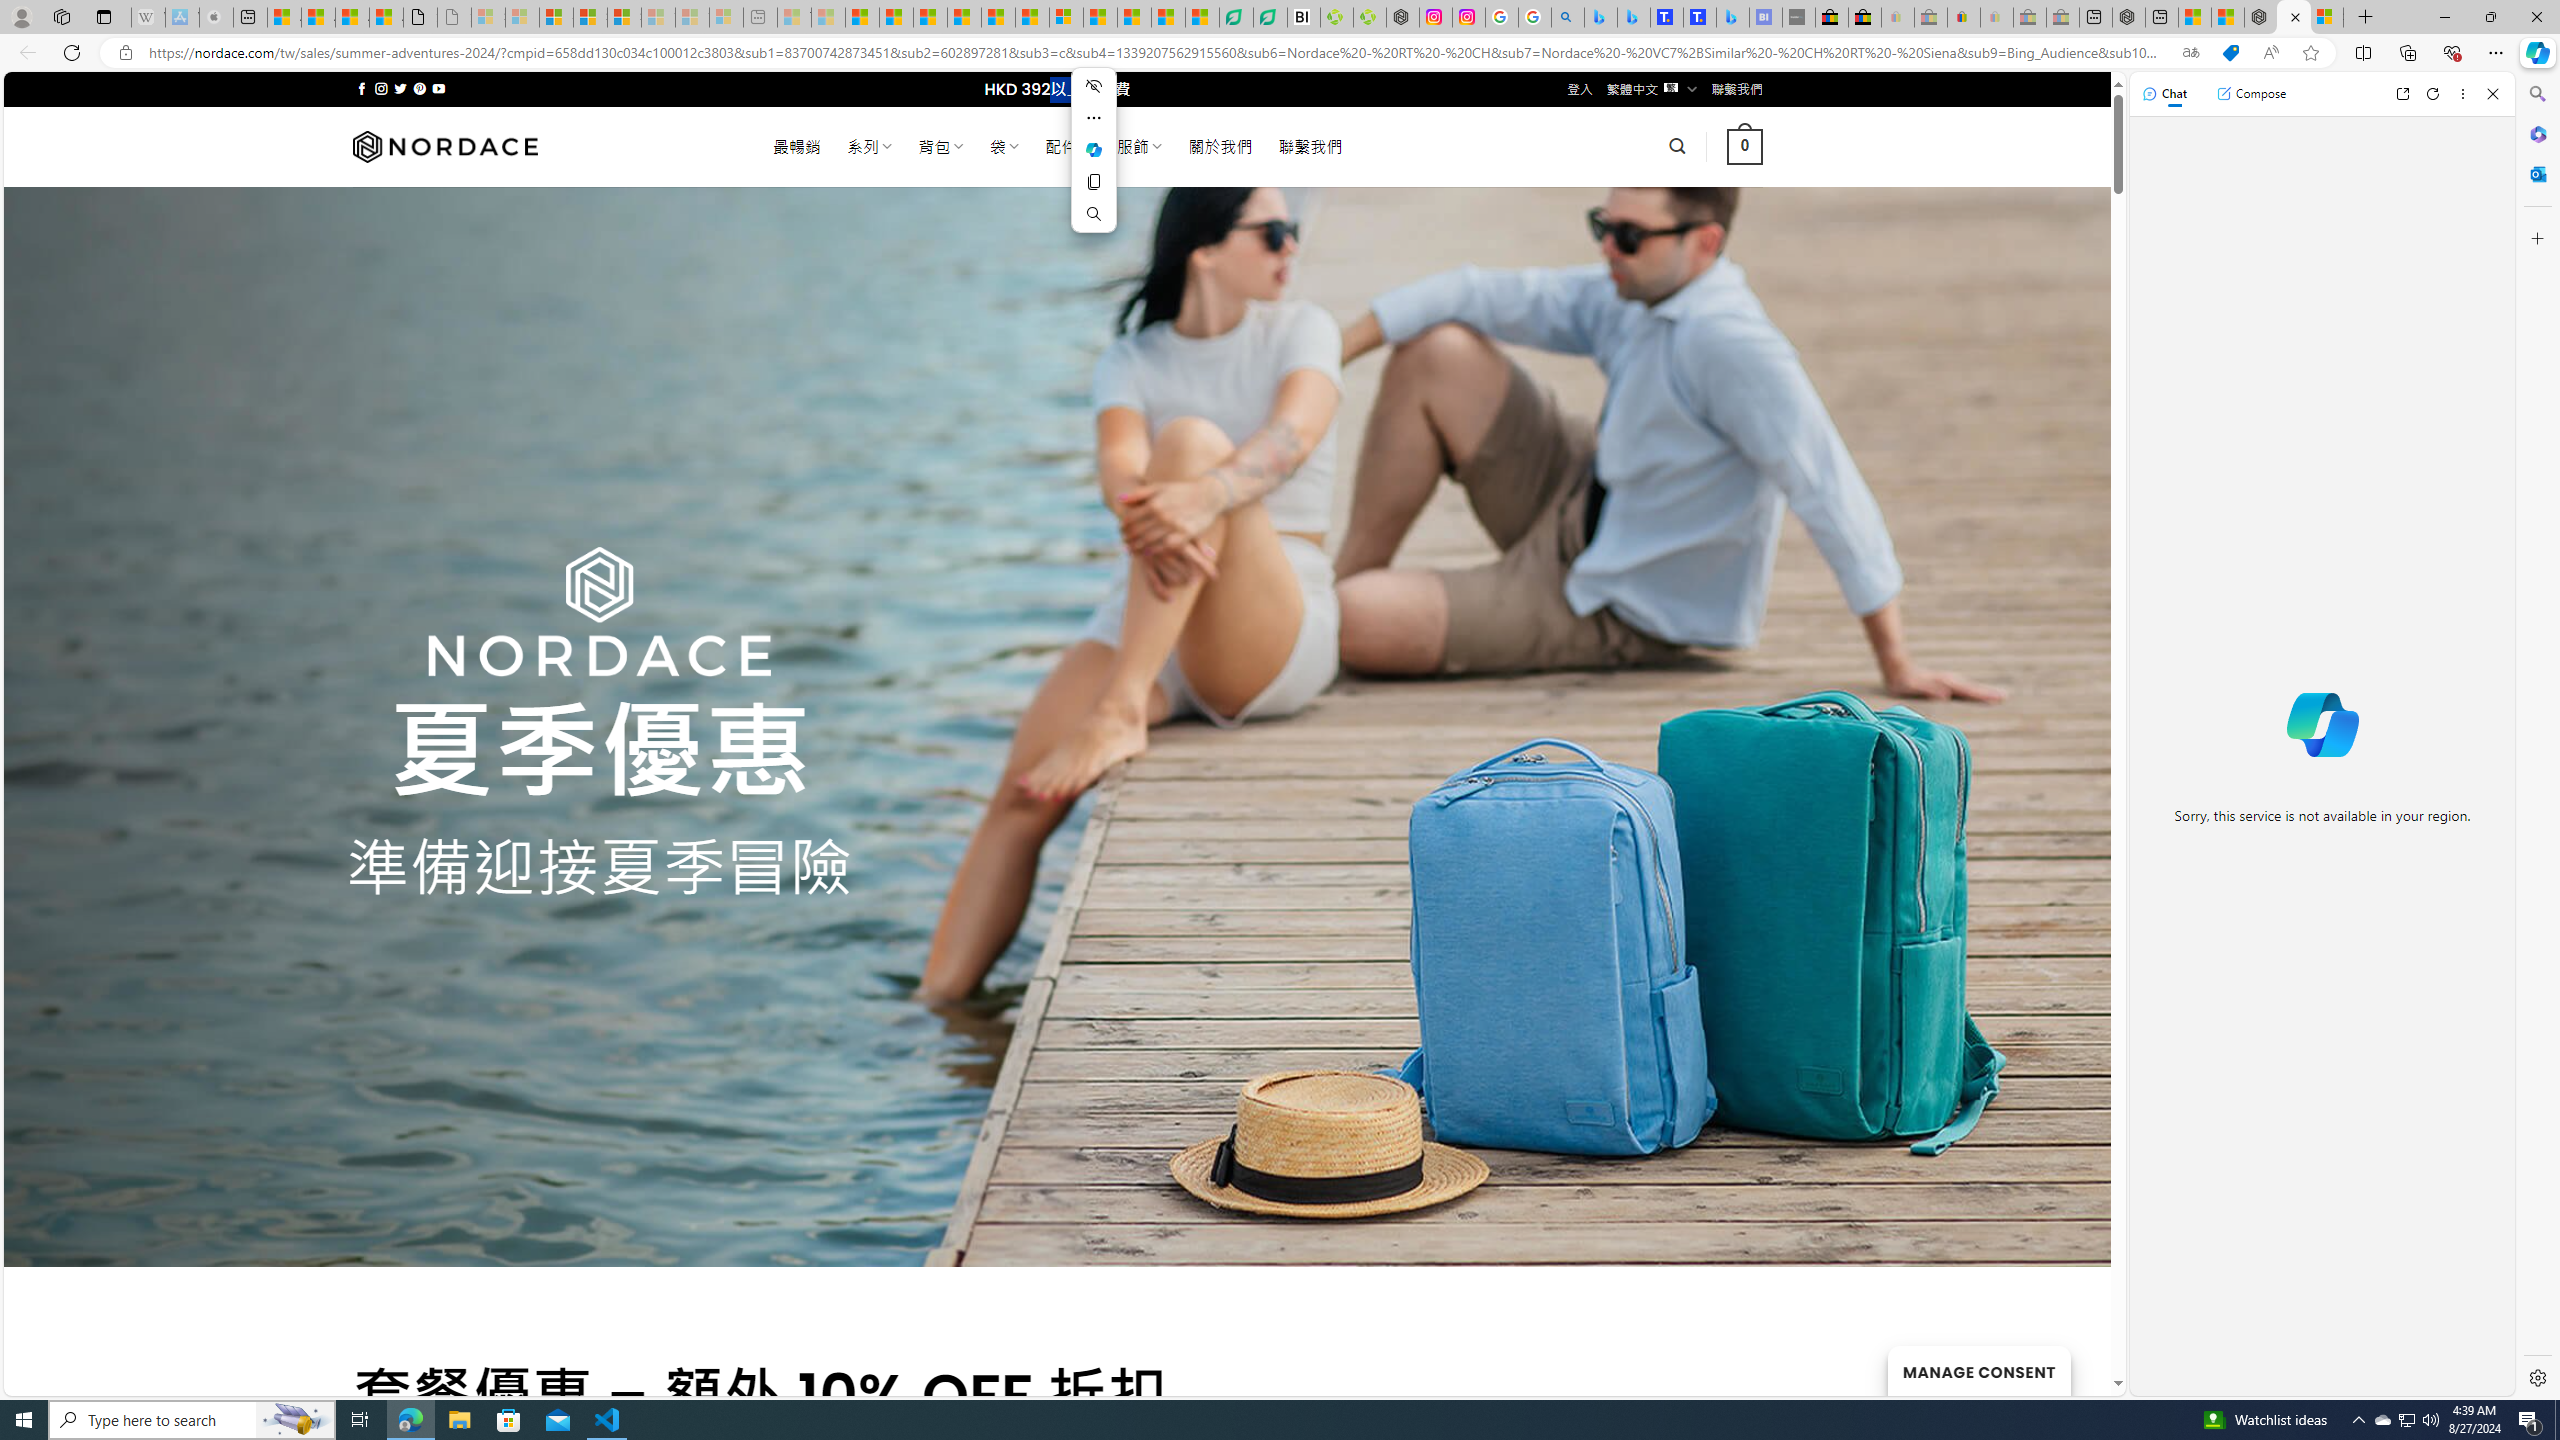 The image size is (2560, 1440). I want to click on 'Copy', so click(1093, 181).